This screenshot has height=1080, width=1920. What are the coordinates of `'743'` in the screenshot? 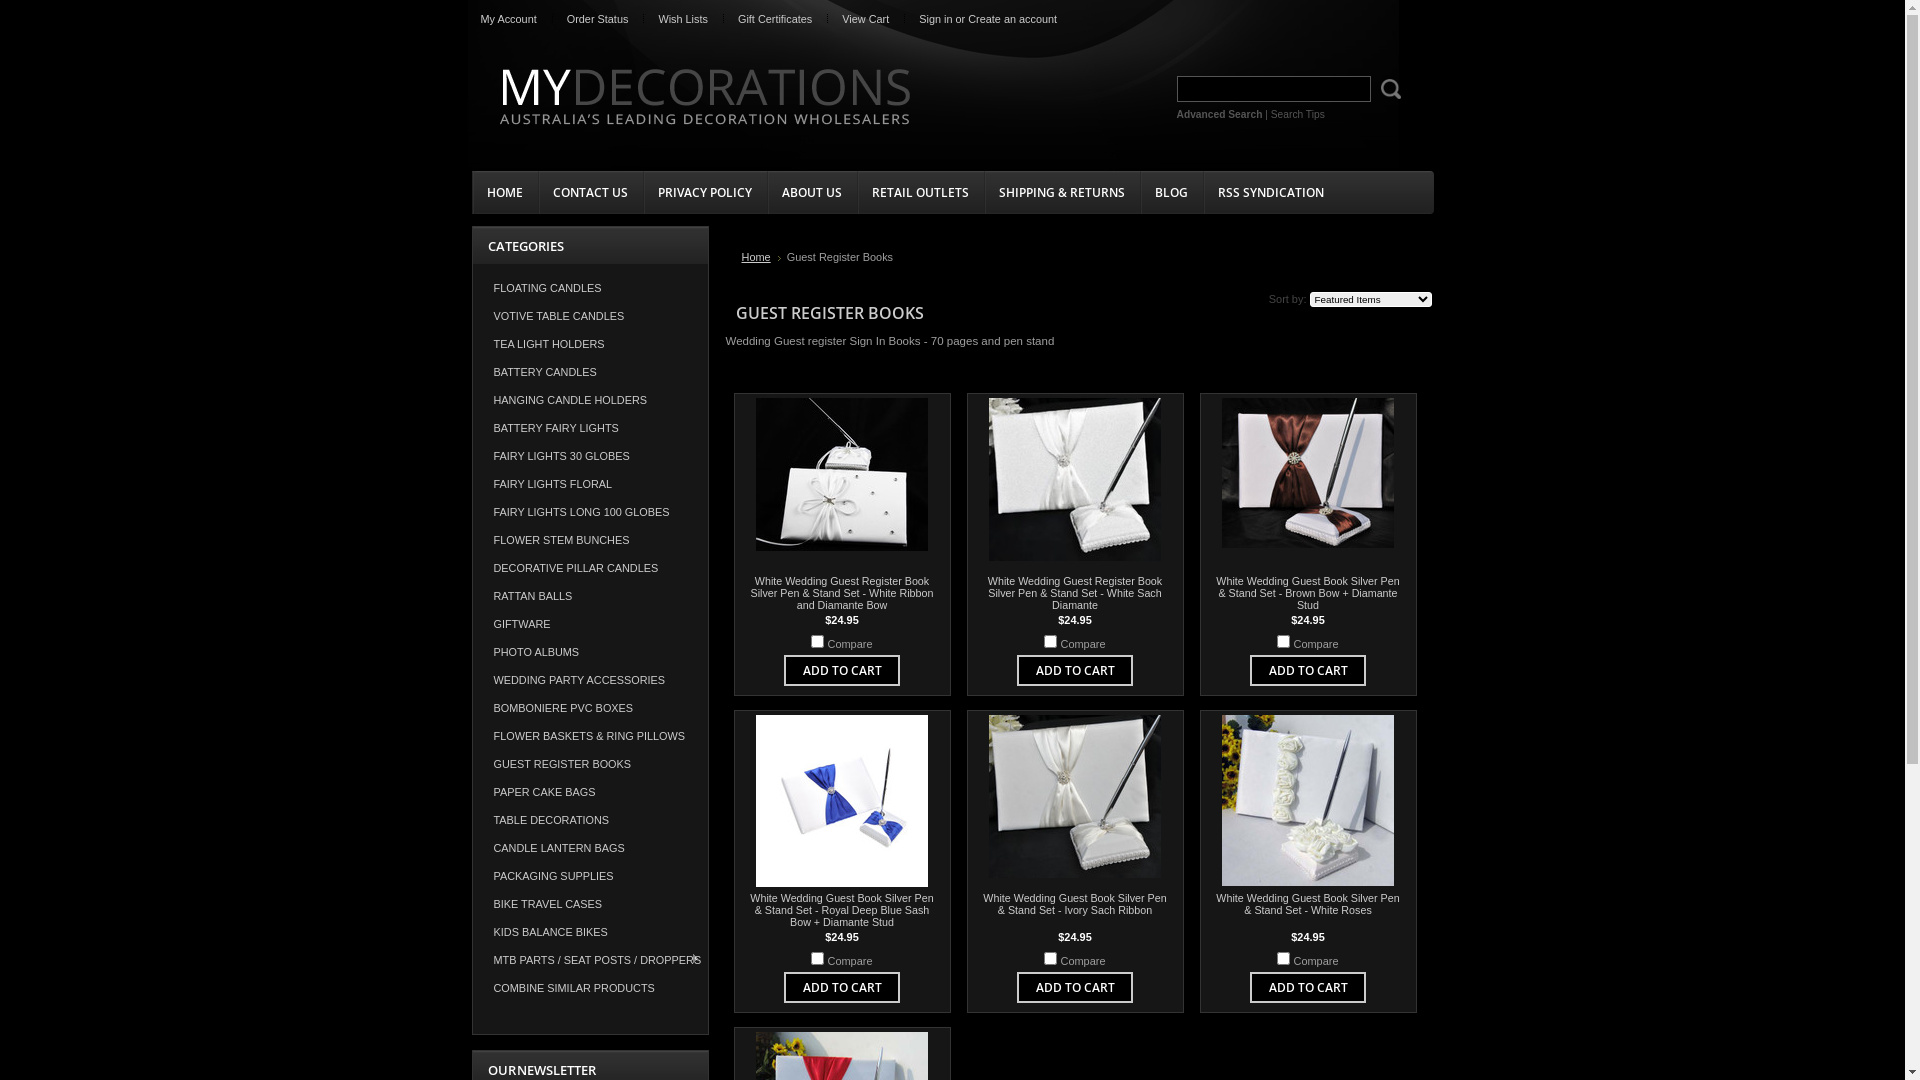 It's located at (817, 957).